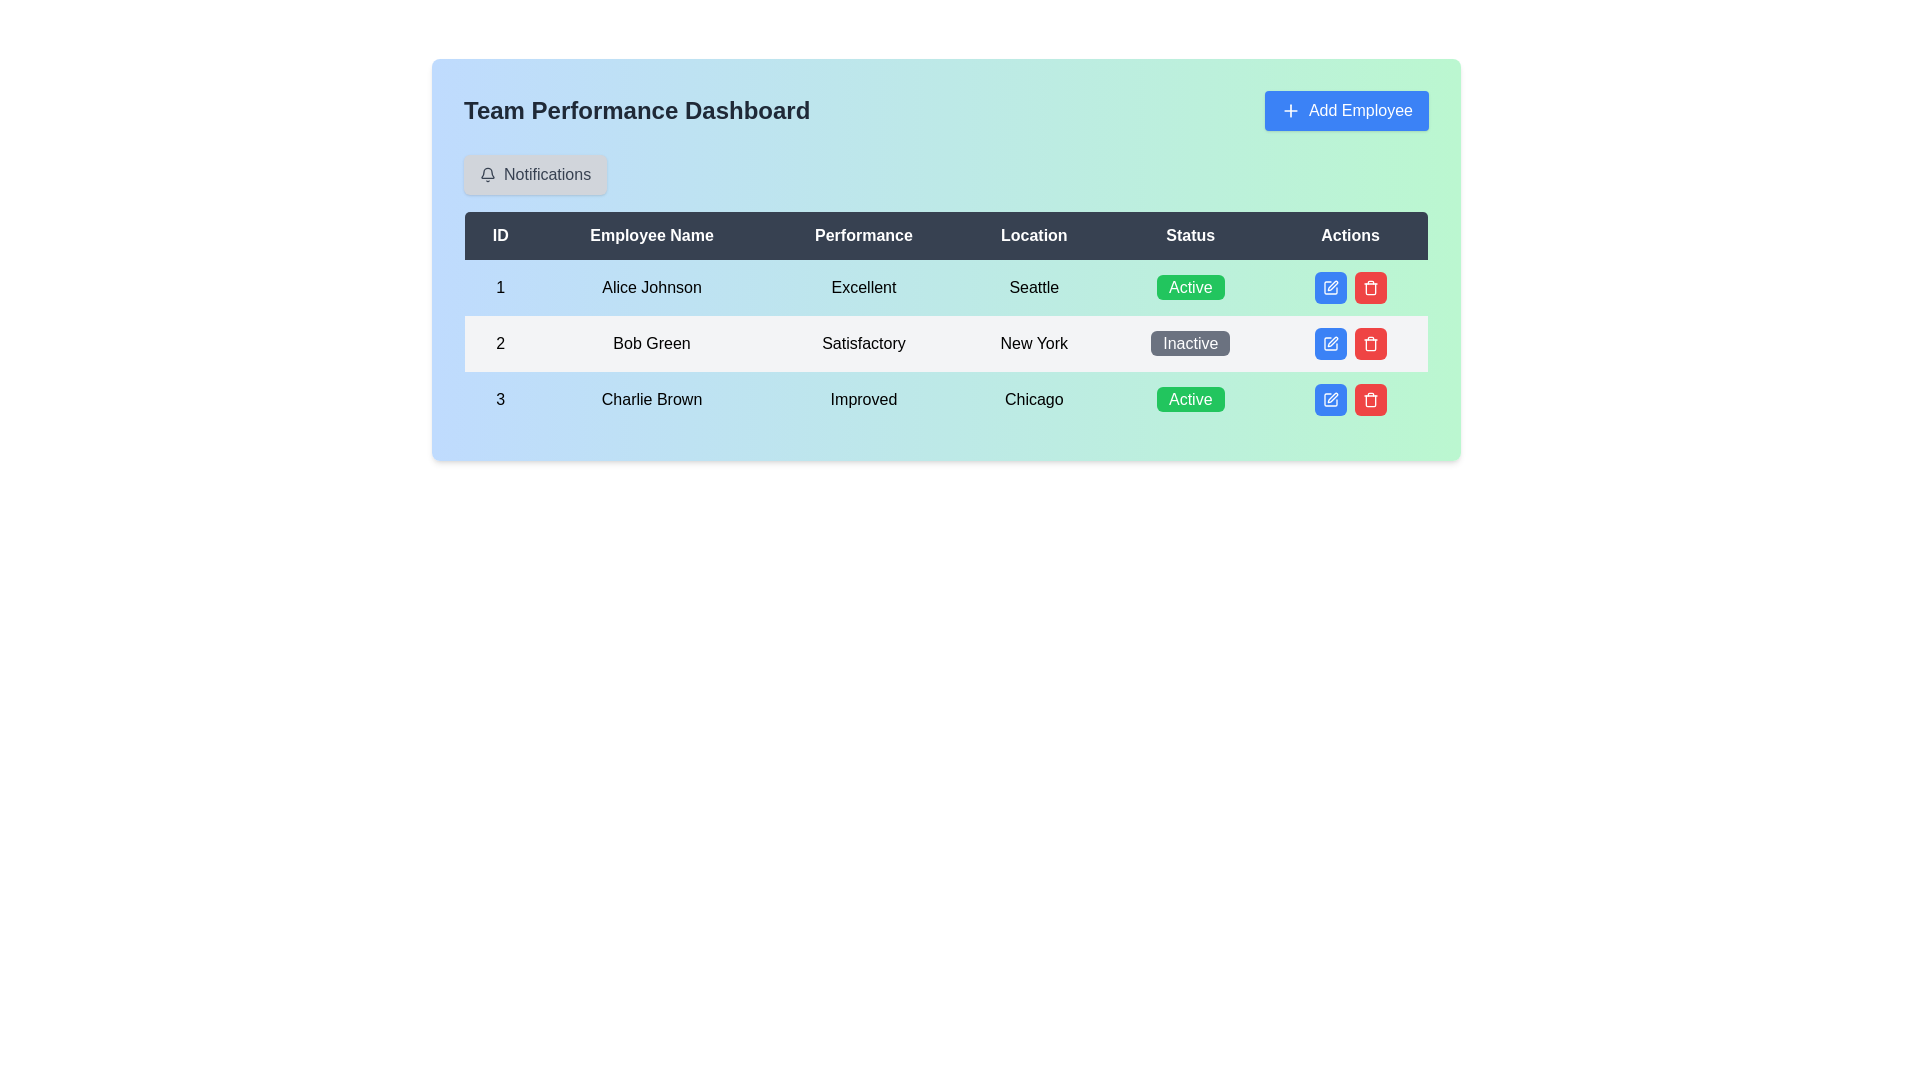 This screenshot has height=1080, width=1920. What do you see at coordinates (1330, 342) in the screenshot?
I see `the small rectangular blue button with white text and a pen icon in the 'Actions' column of the second row (Bob Green)` at bounding box center [1330, 342].